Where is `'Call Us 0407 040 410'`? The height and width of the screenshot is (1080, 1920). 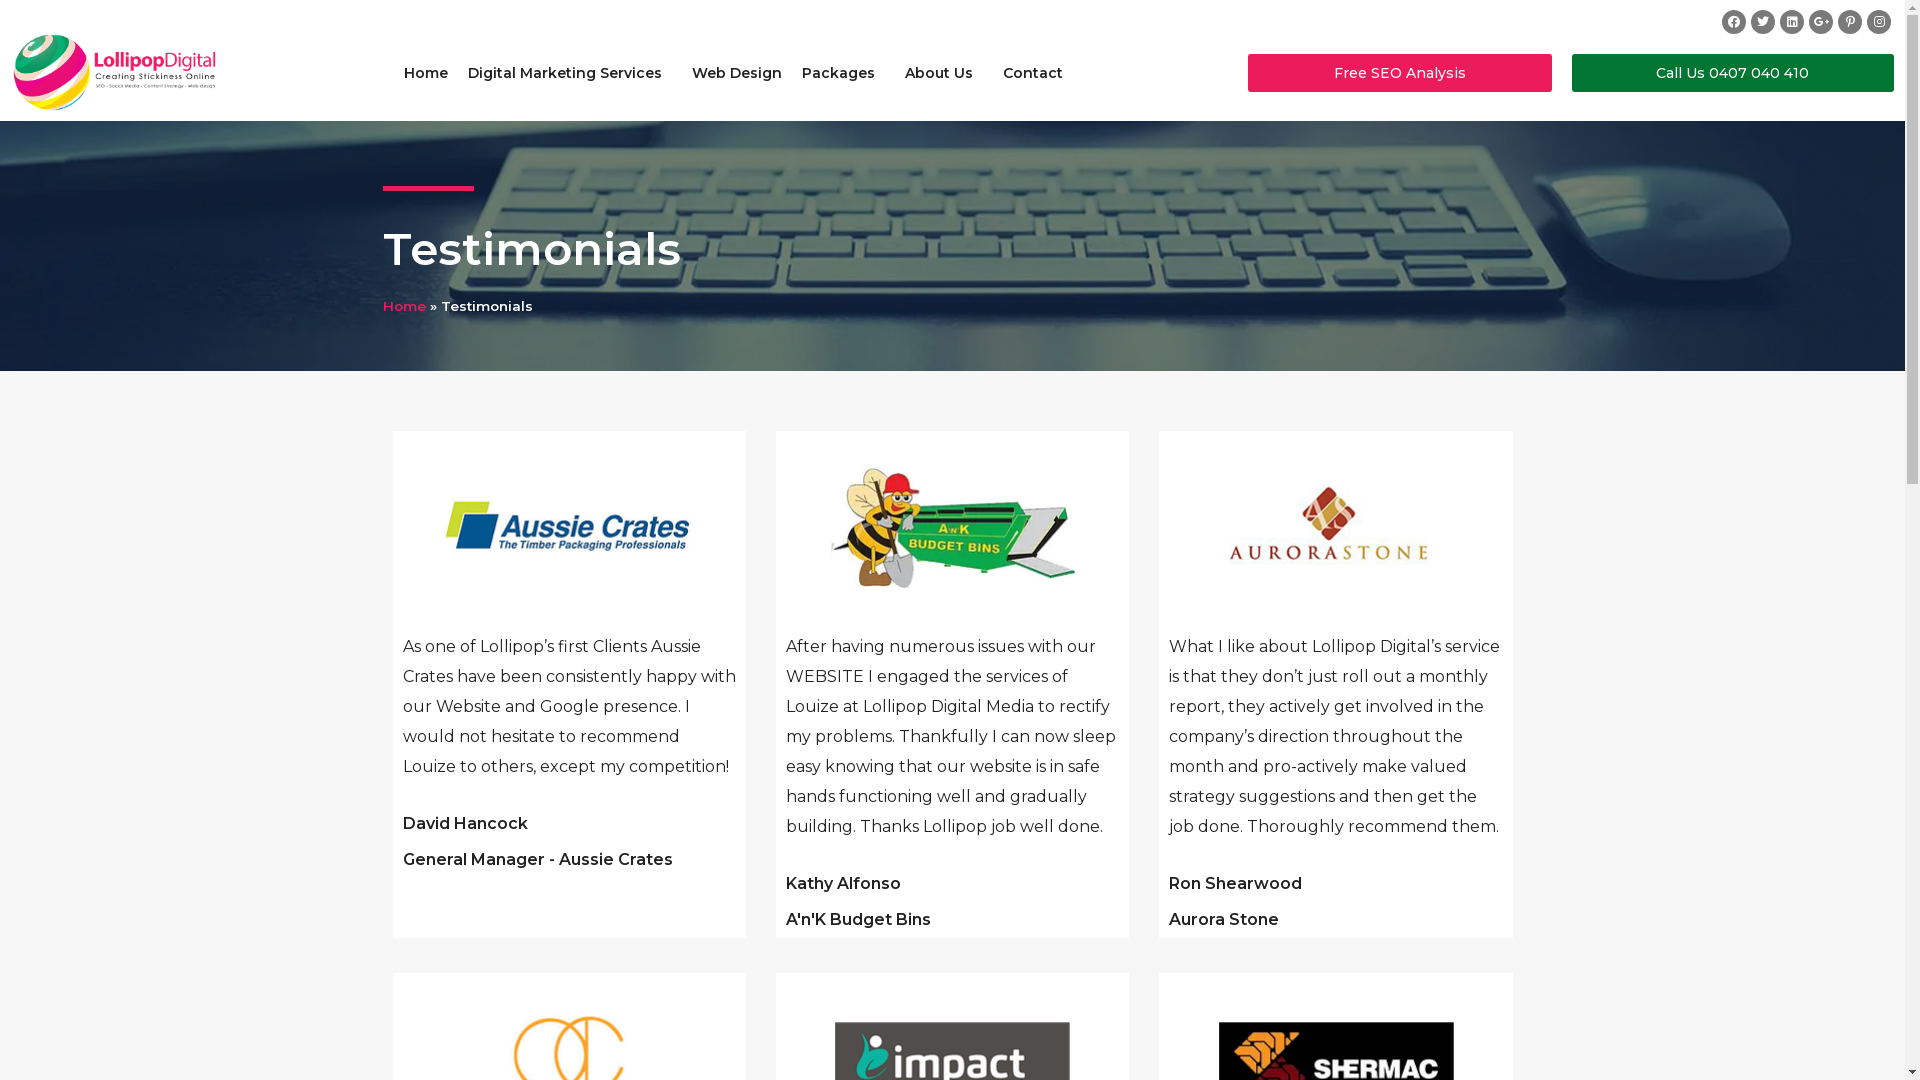 'Call Us 0407 040 410' is located at coordinates (1731, 72).